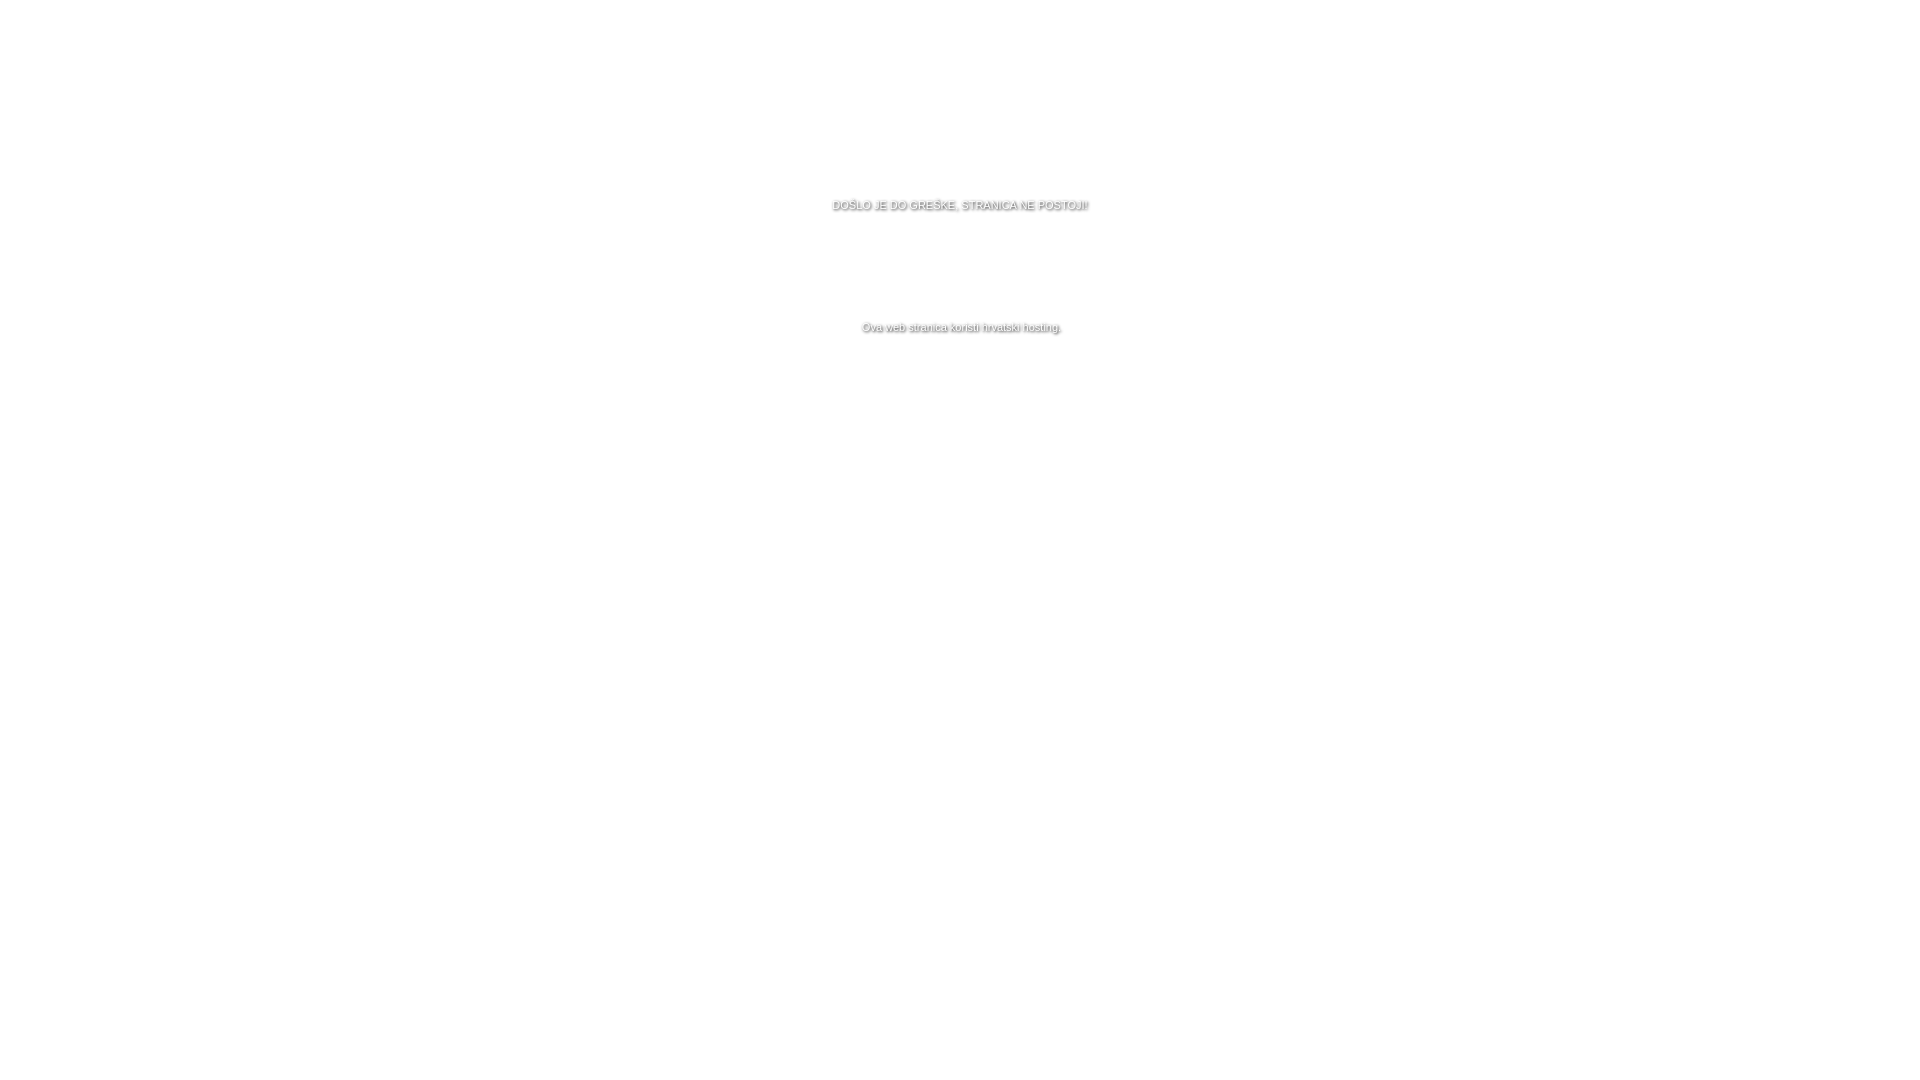  I want to click on 'hrvatski hosting', so click(1019, 326).